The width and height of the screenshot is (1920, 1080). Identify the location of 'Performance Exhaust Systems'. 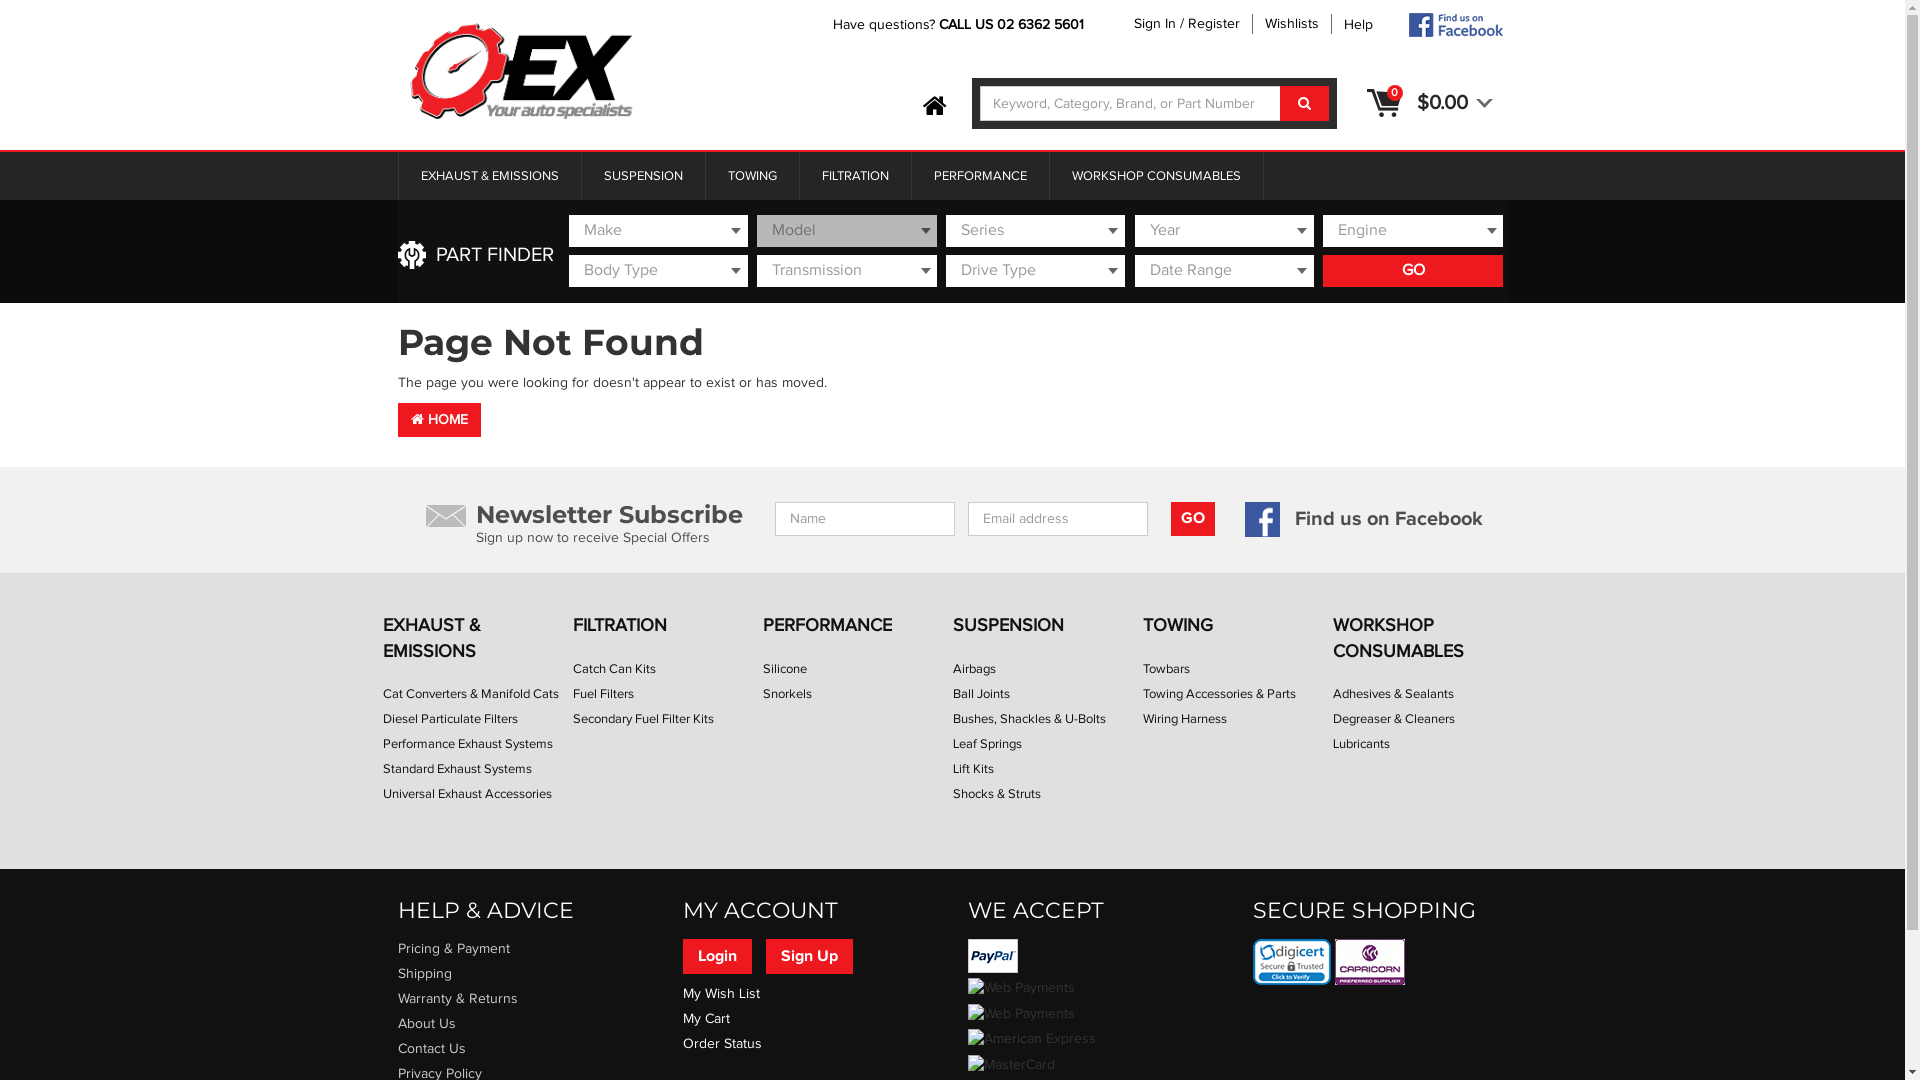
(465, 744).